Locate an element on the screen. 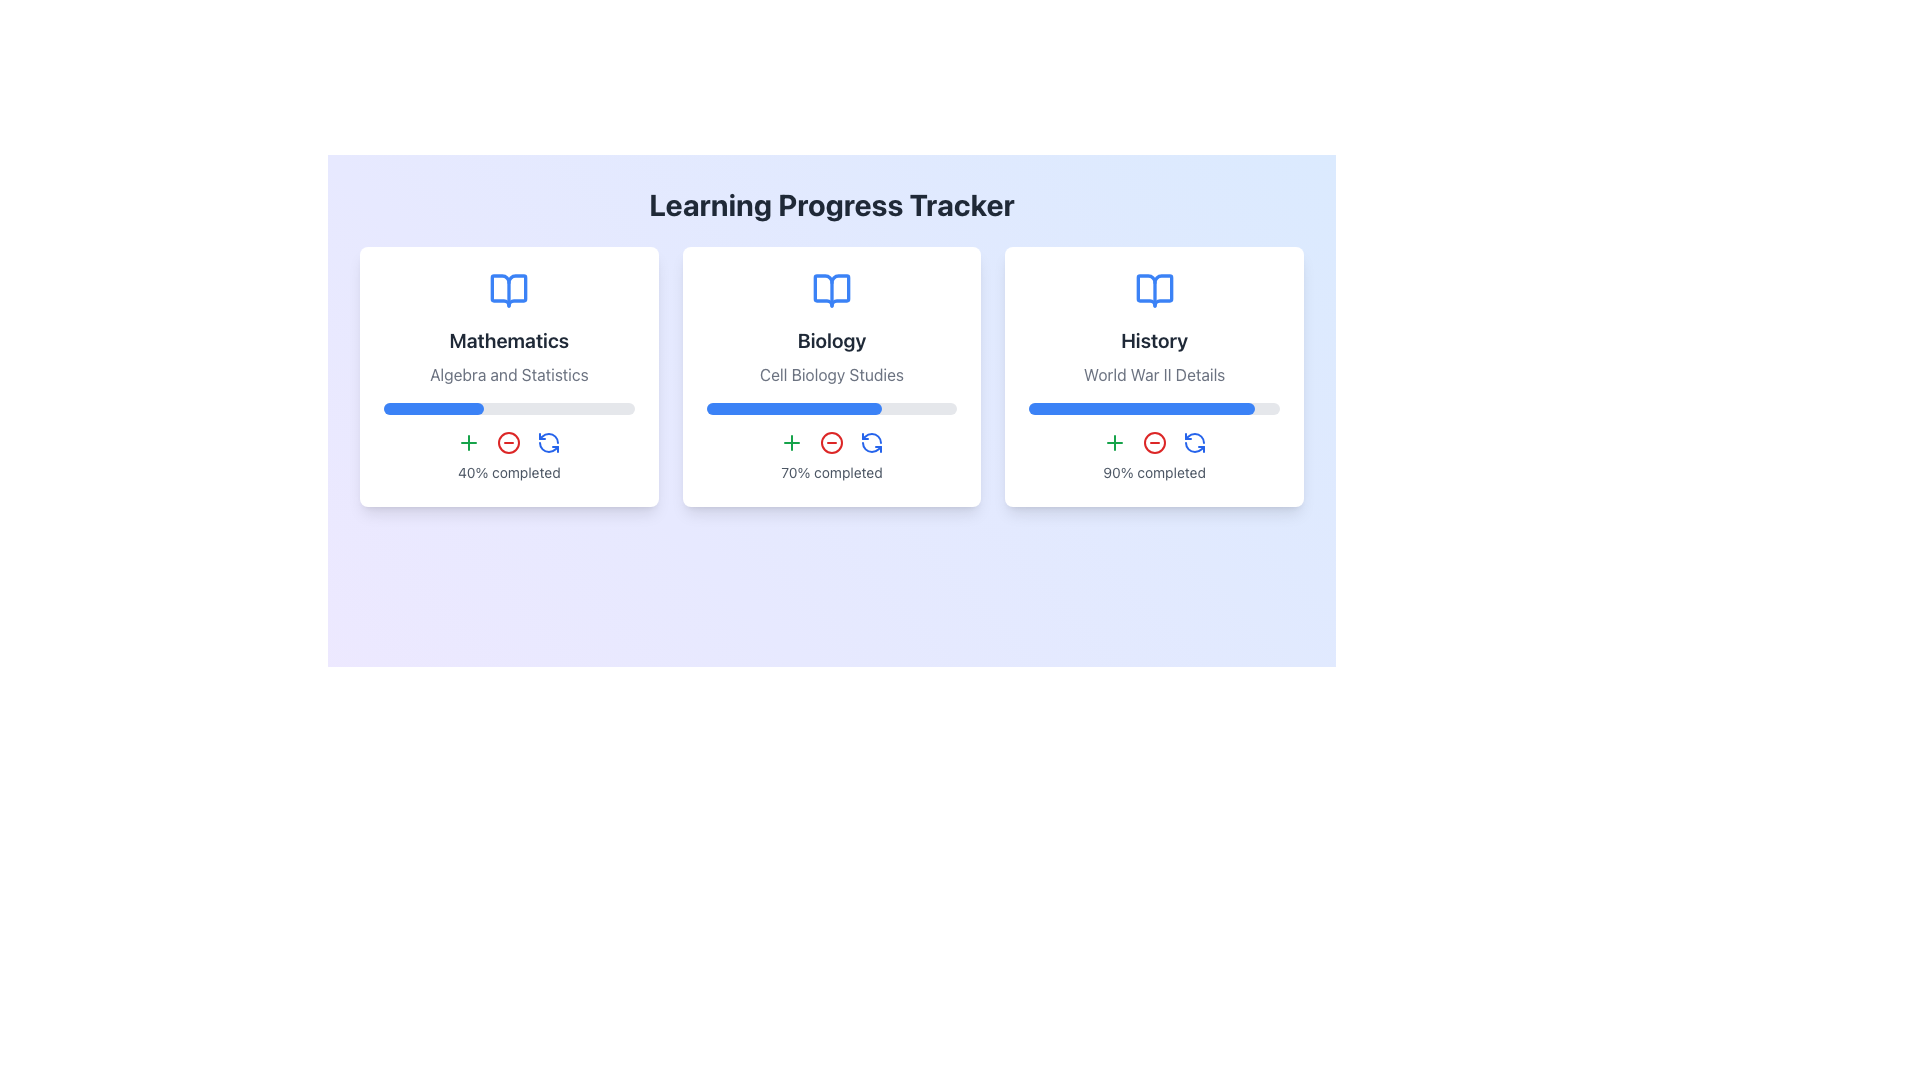  displayed text from the progress tracking card for 'Mathematics', which is the first card in the top-left corner of the grid layout is located at coordinates (509, 377).